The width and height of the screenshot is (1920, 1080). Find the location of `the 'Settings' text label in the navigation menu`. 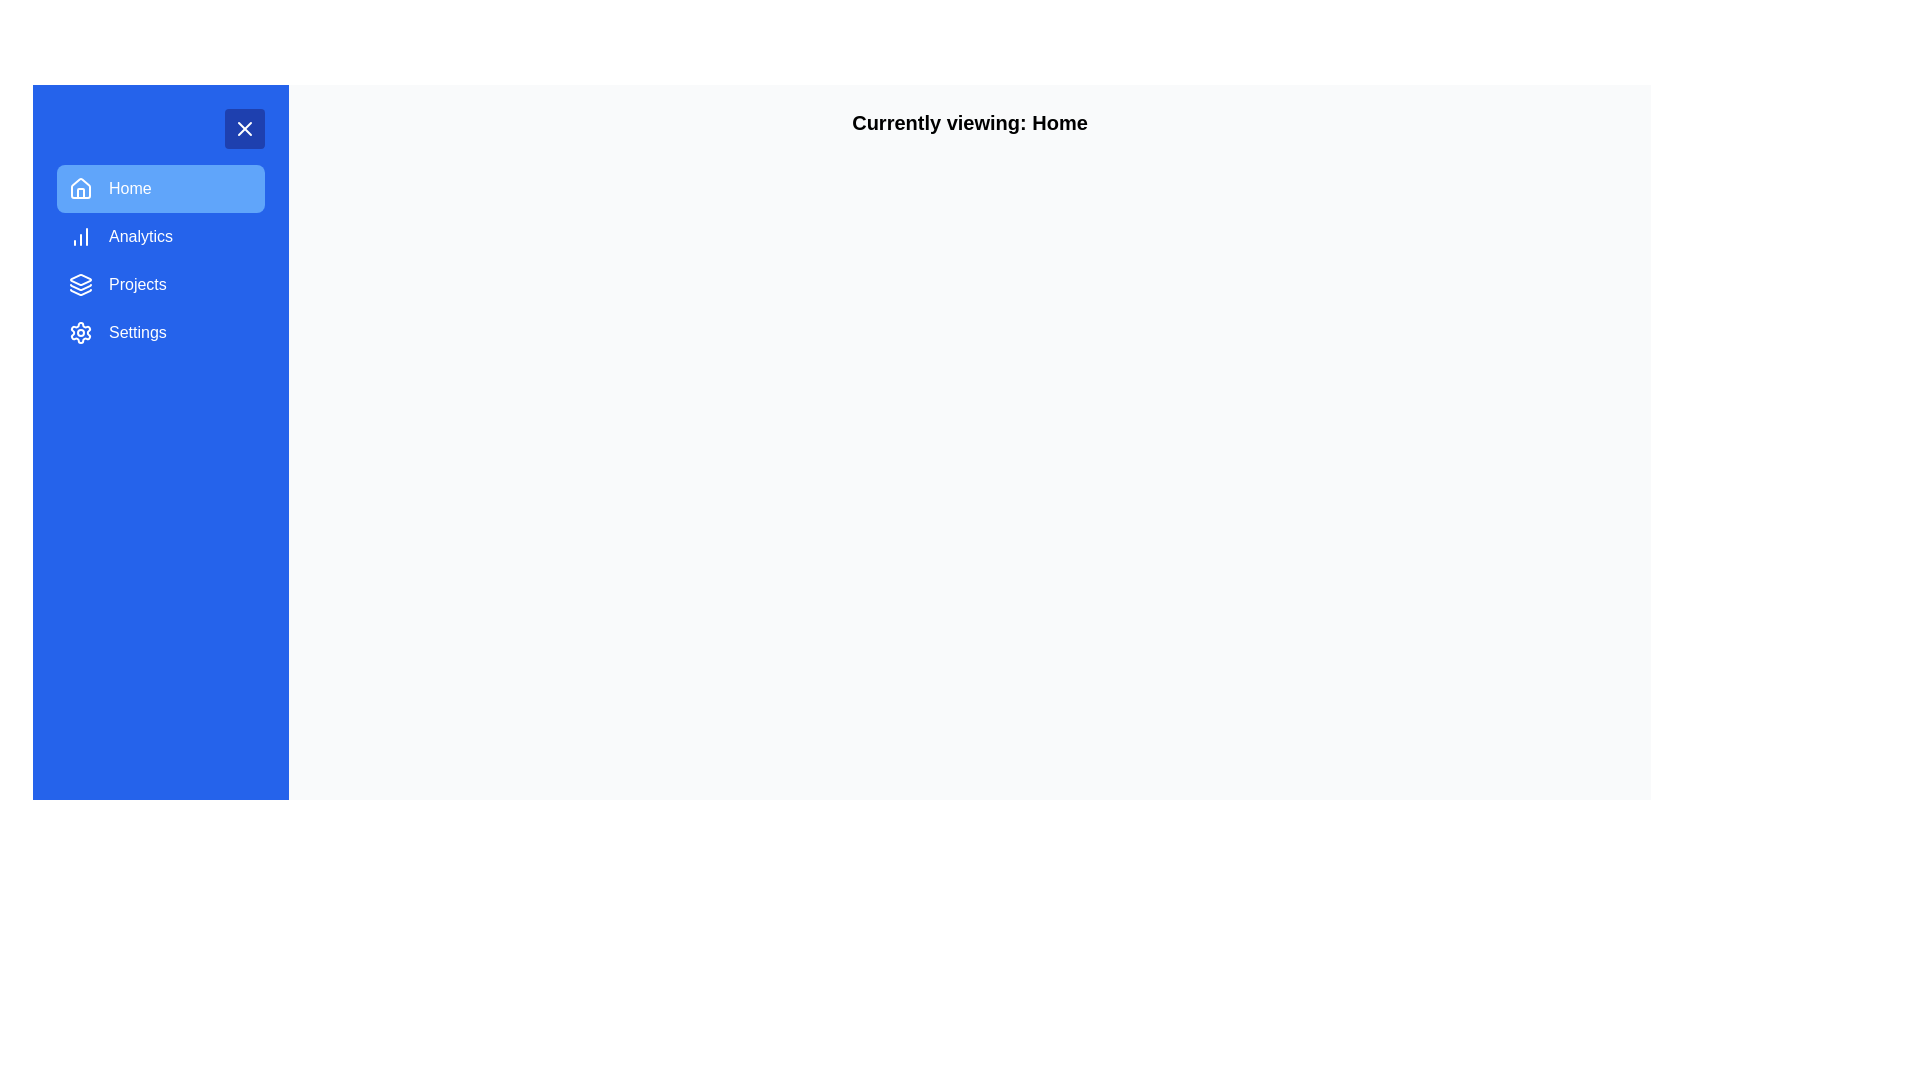

the 'Settings' text label in the navigation menu is located at coordinates (136, 331).